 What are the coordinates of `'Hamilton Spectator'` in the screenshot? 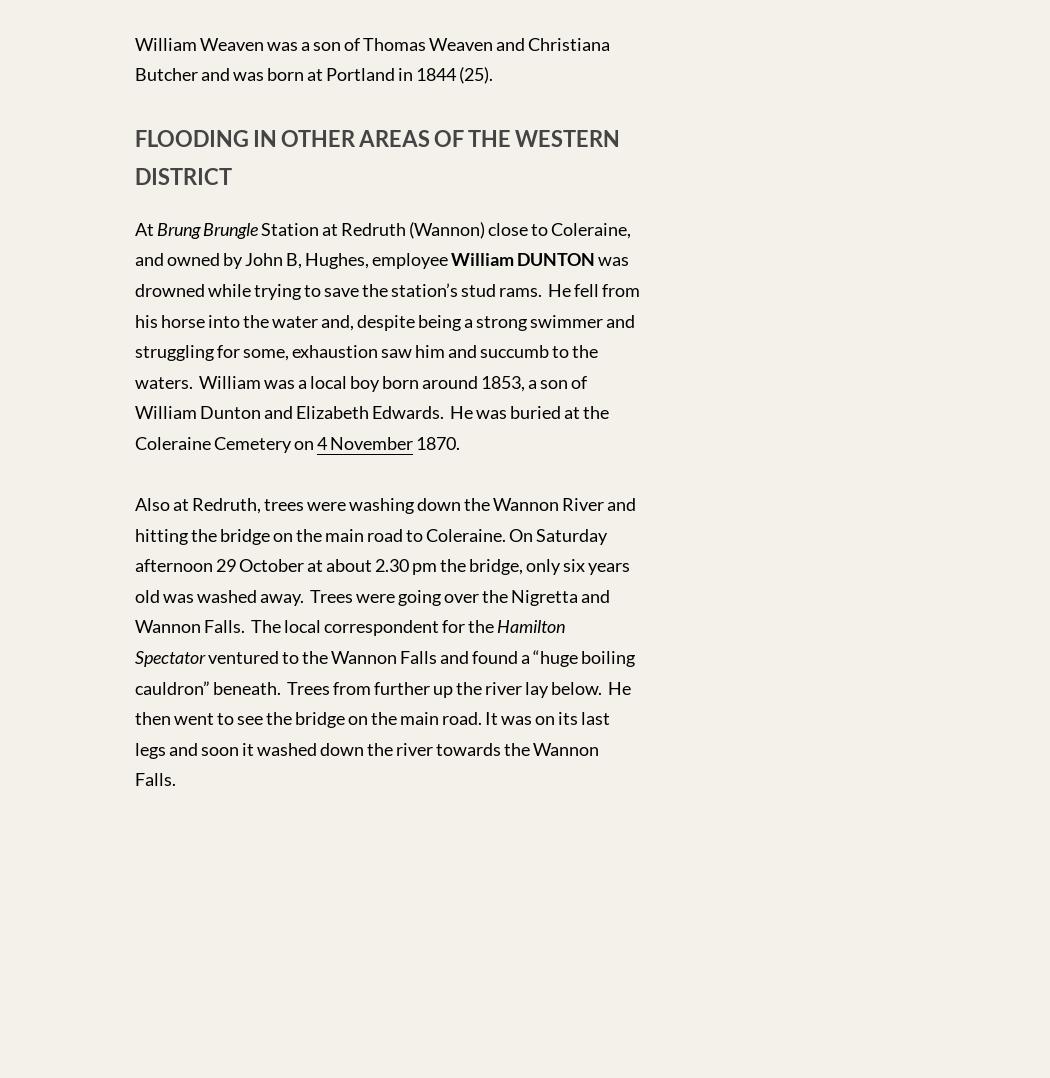 It's located at (348, 640).